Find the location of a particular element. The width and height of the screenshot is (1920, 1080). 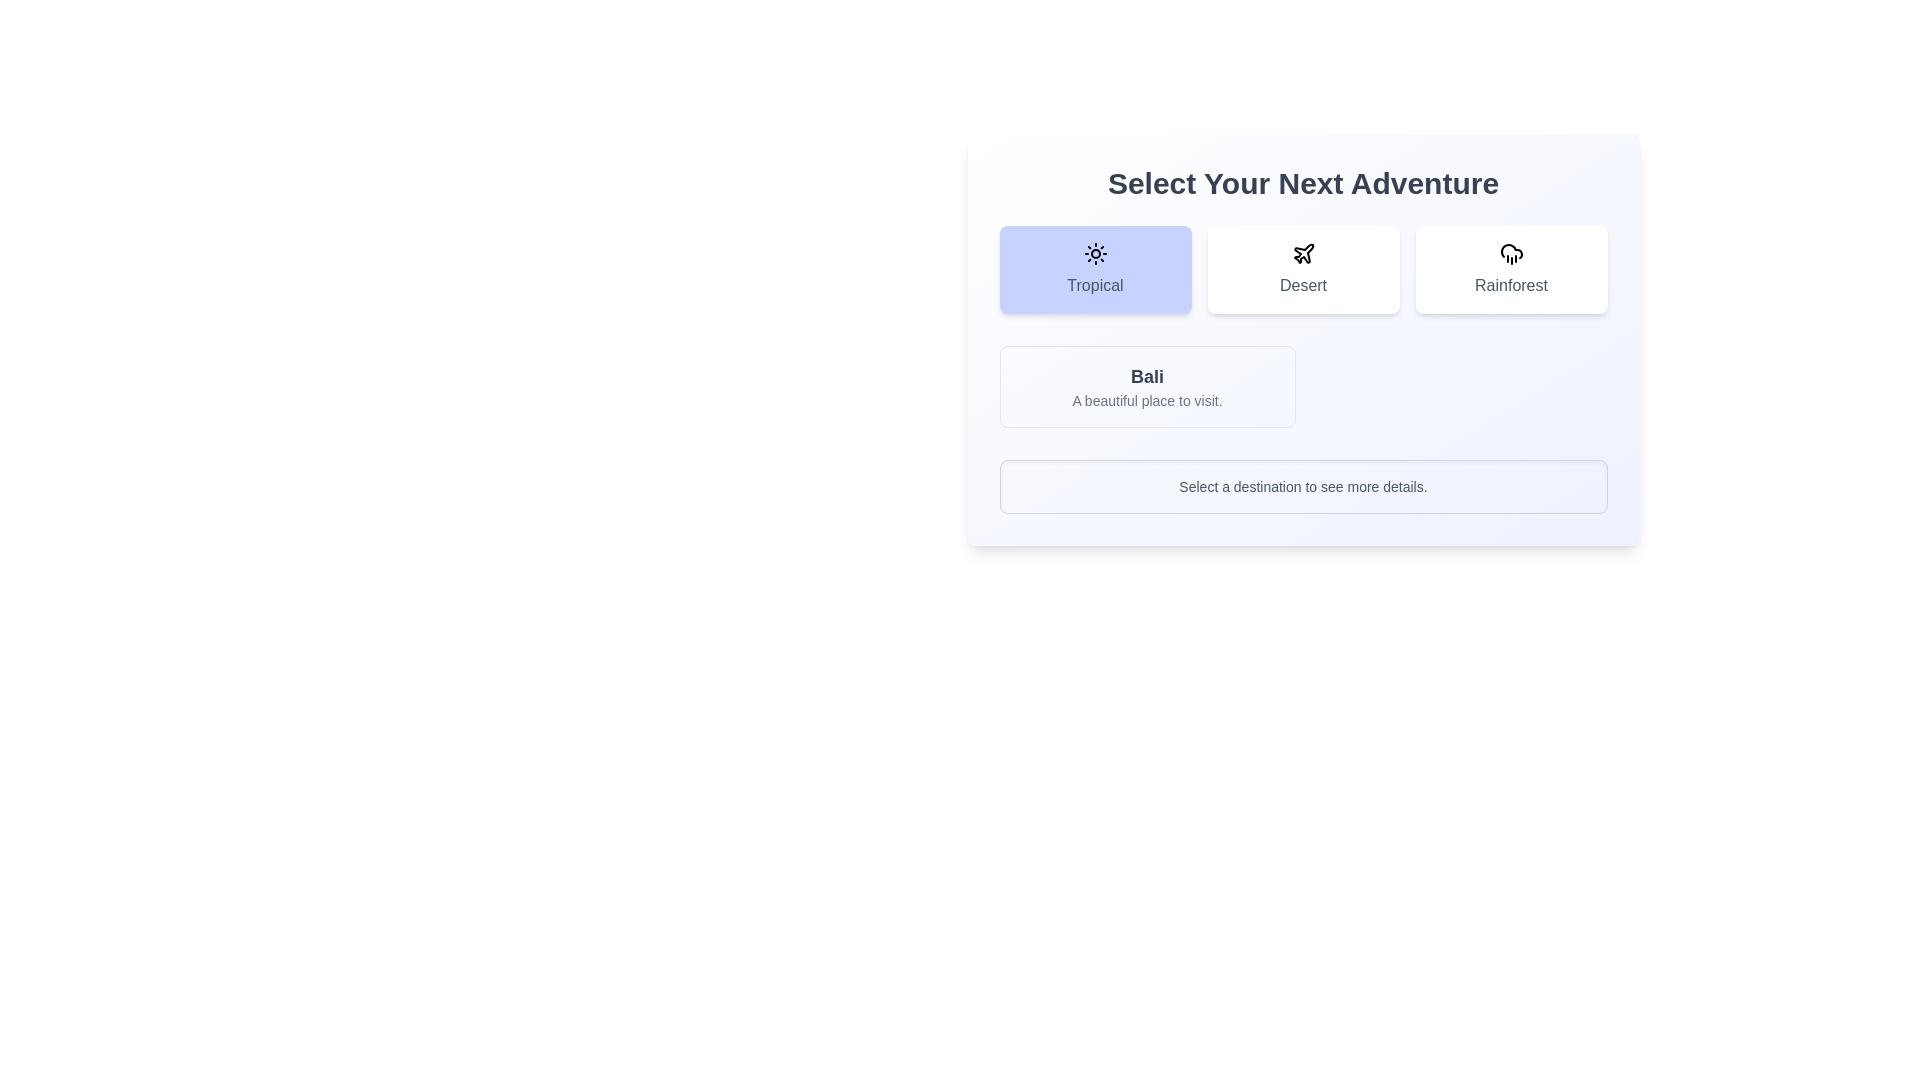

the informational text box that displays the message 'Select a destination is located at coordinates (1303, 486).